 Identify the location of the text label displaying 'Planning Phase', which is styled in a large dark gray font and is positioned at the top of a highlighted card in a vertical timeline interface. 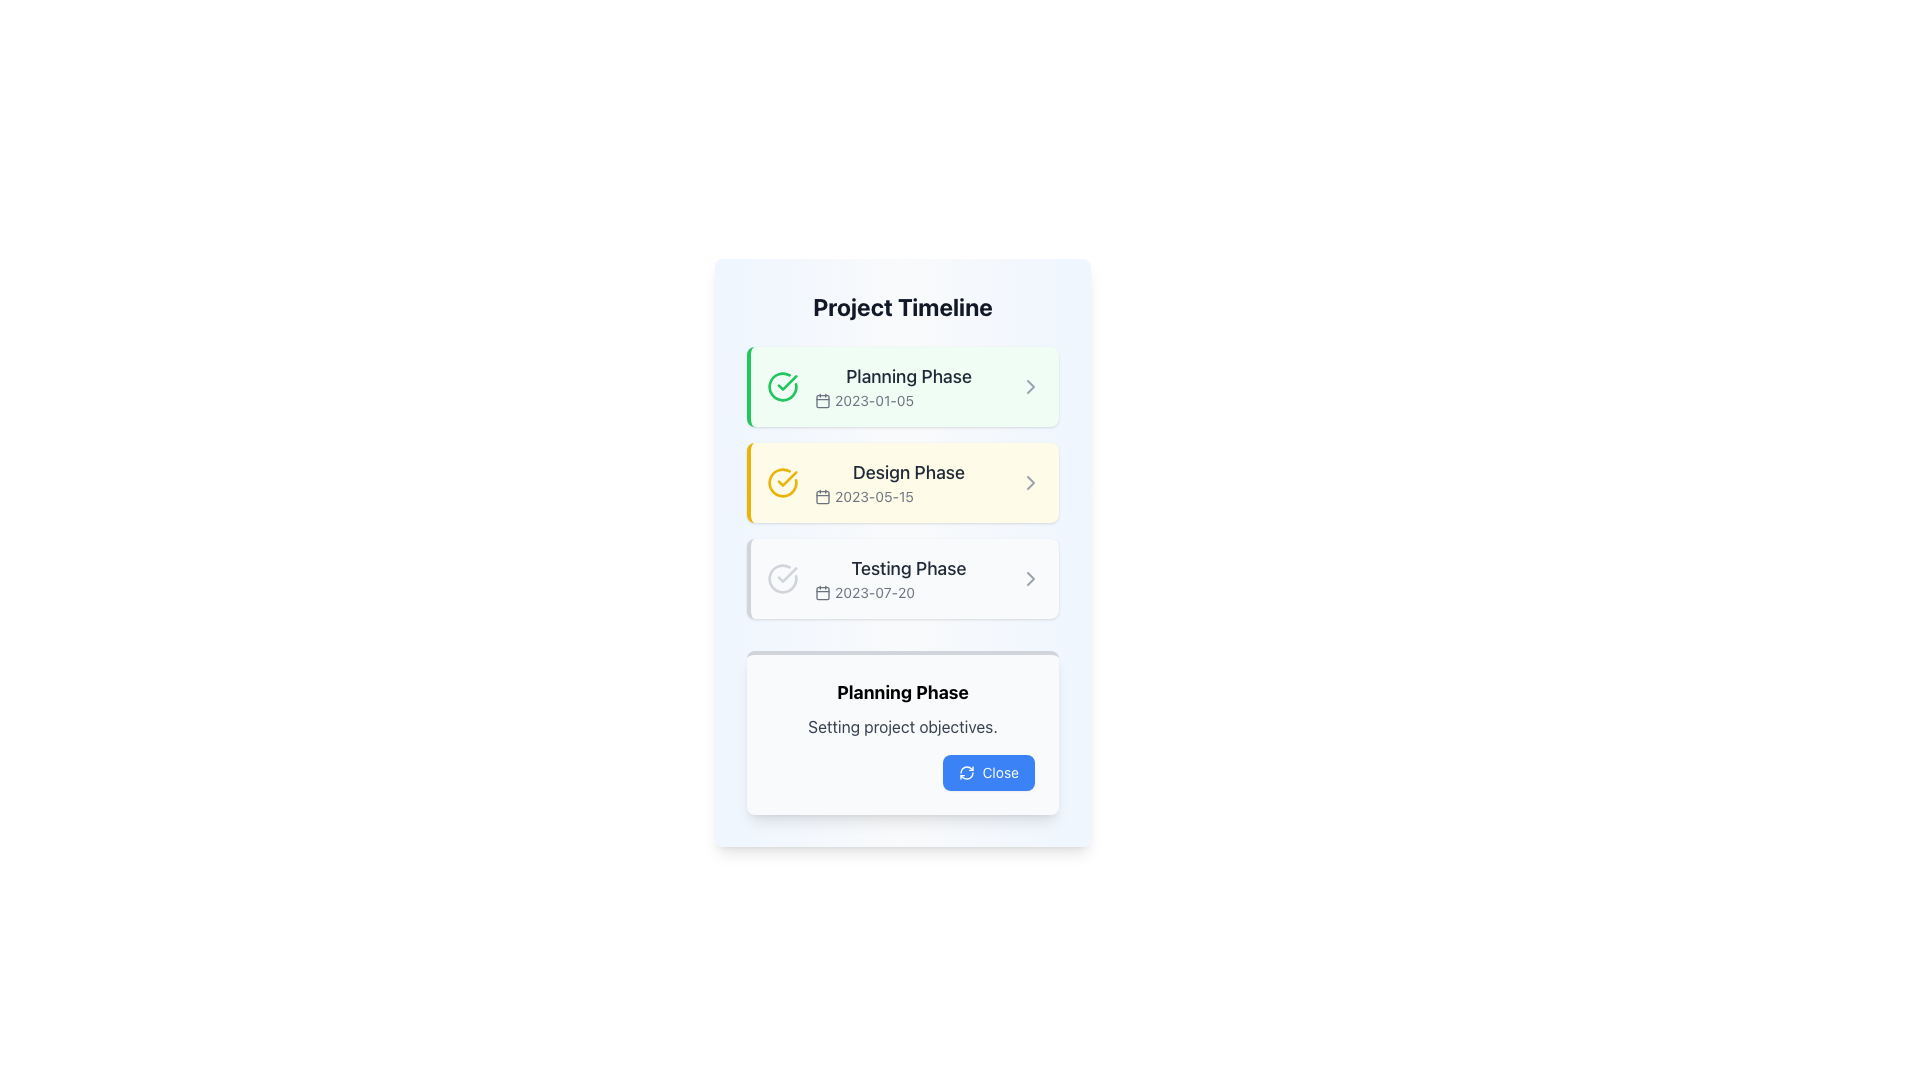
(907, 377).